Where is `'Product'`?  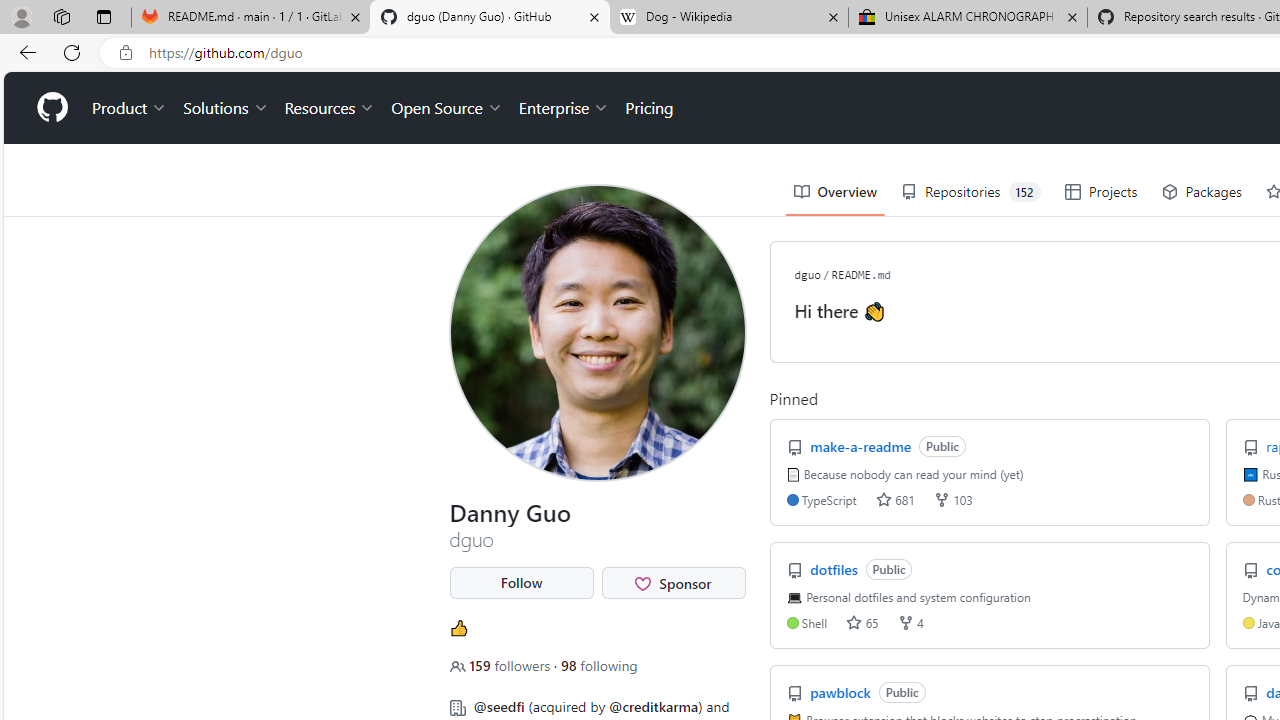
'Product' is located at coordinates (129, 108).